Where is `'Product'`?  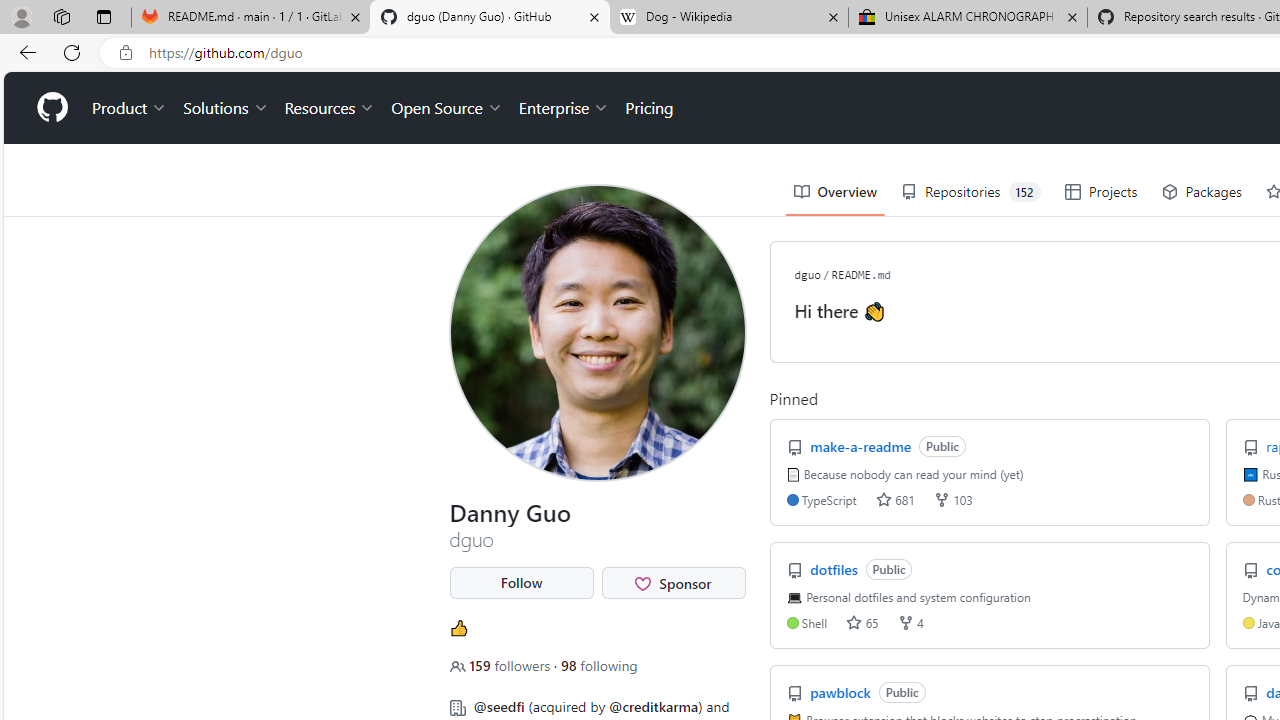
'Product' is located at coordinates (129, 108).